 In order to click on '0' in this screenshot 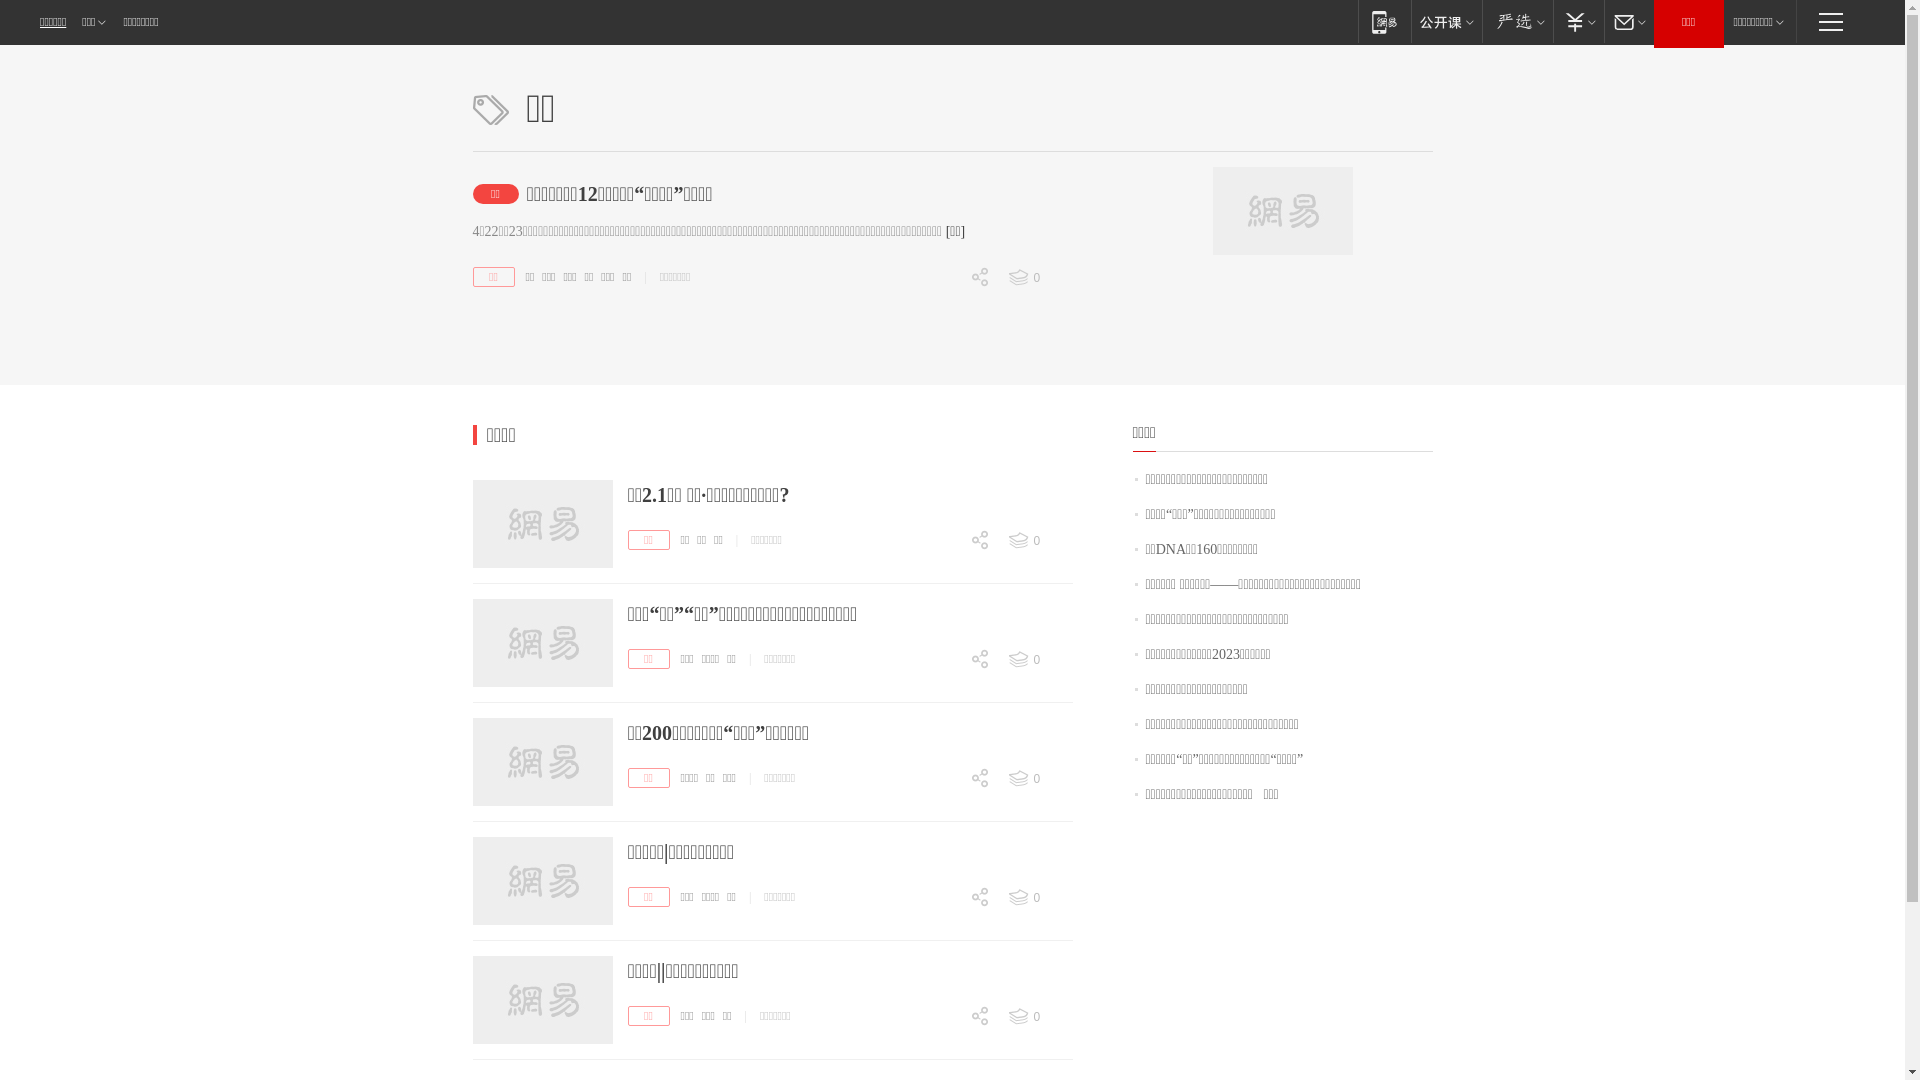, I will do `click(939, 1002)`.